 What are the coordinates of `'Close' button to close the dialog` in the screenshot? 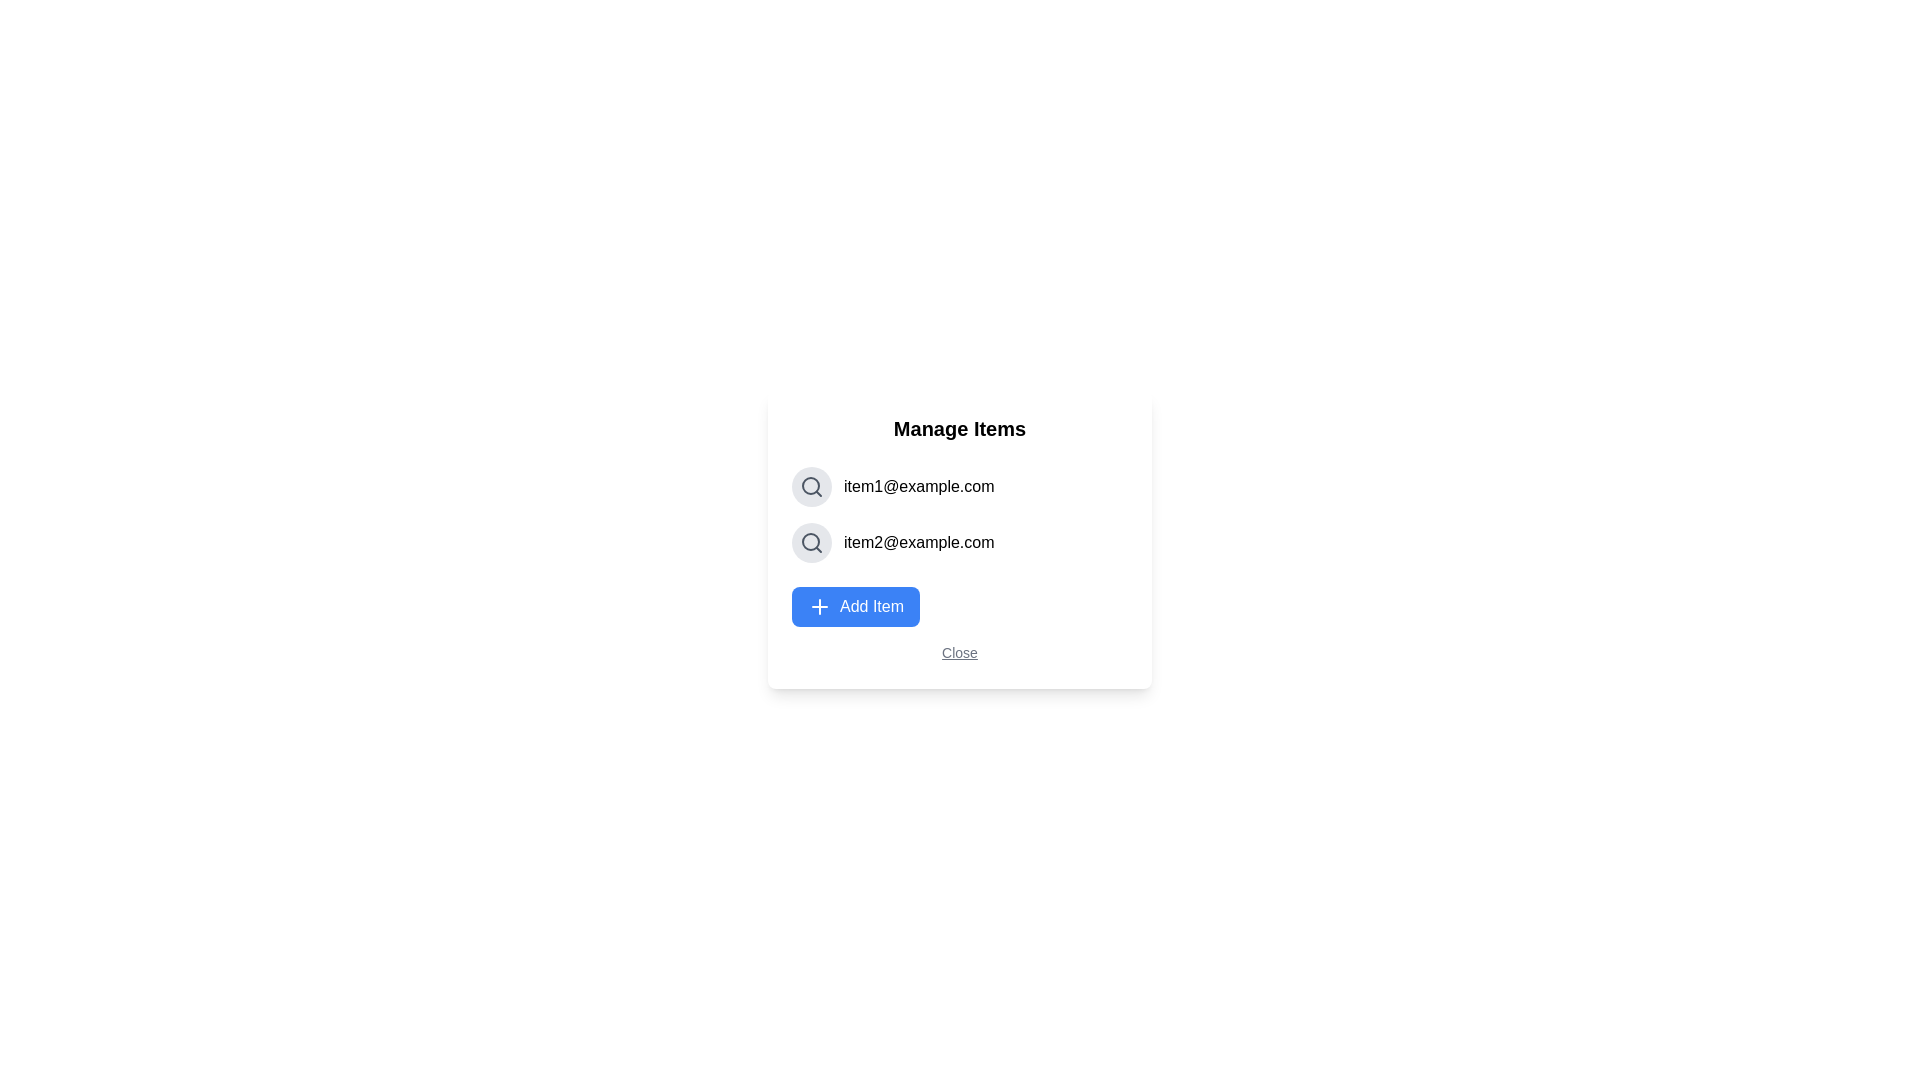 It's located at (958, 652).